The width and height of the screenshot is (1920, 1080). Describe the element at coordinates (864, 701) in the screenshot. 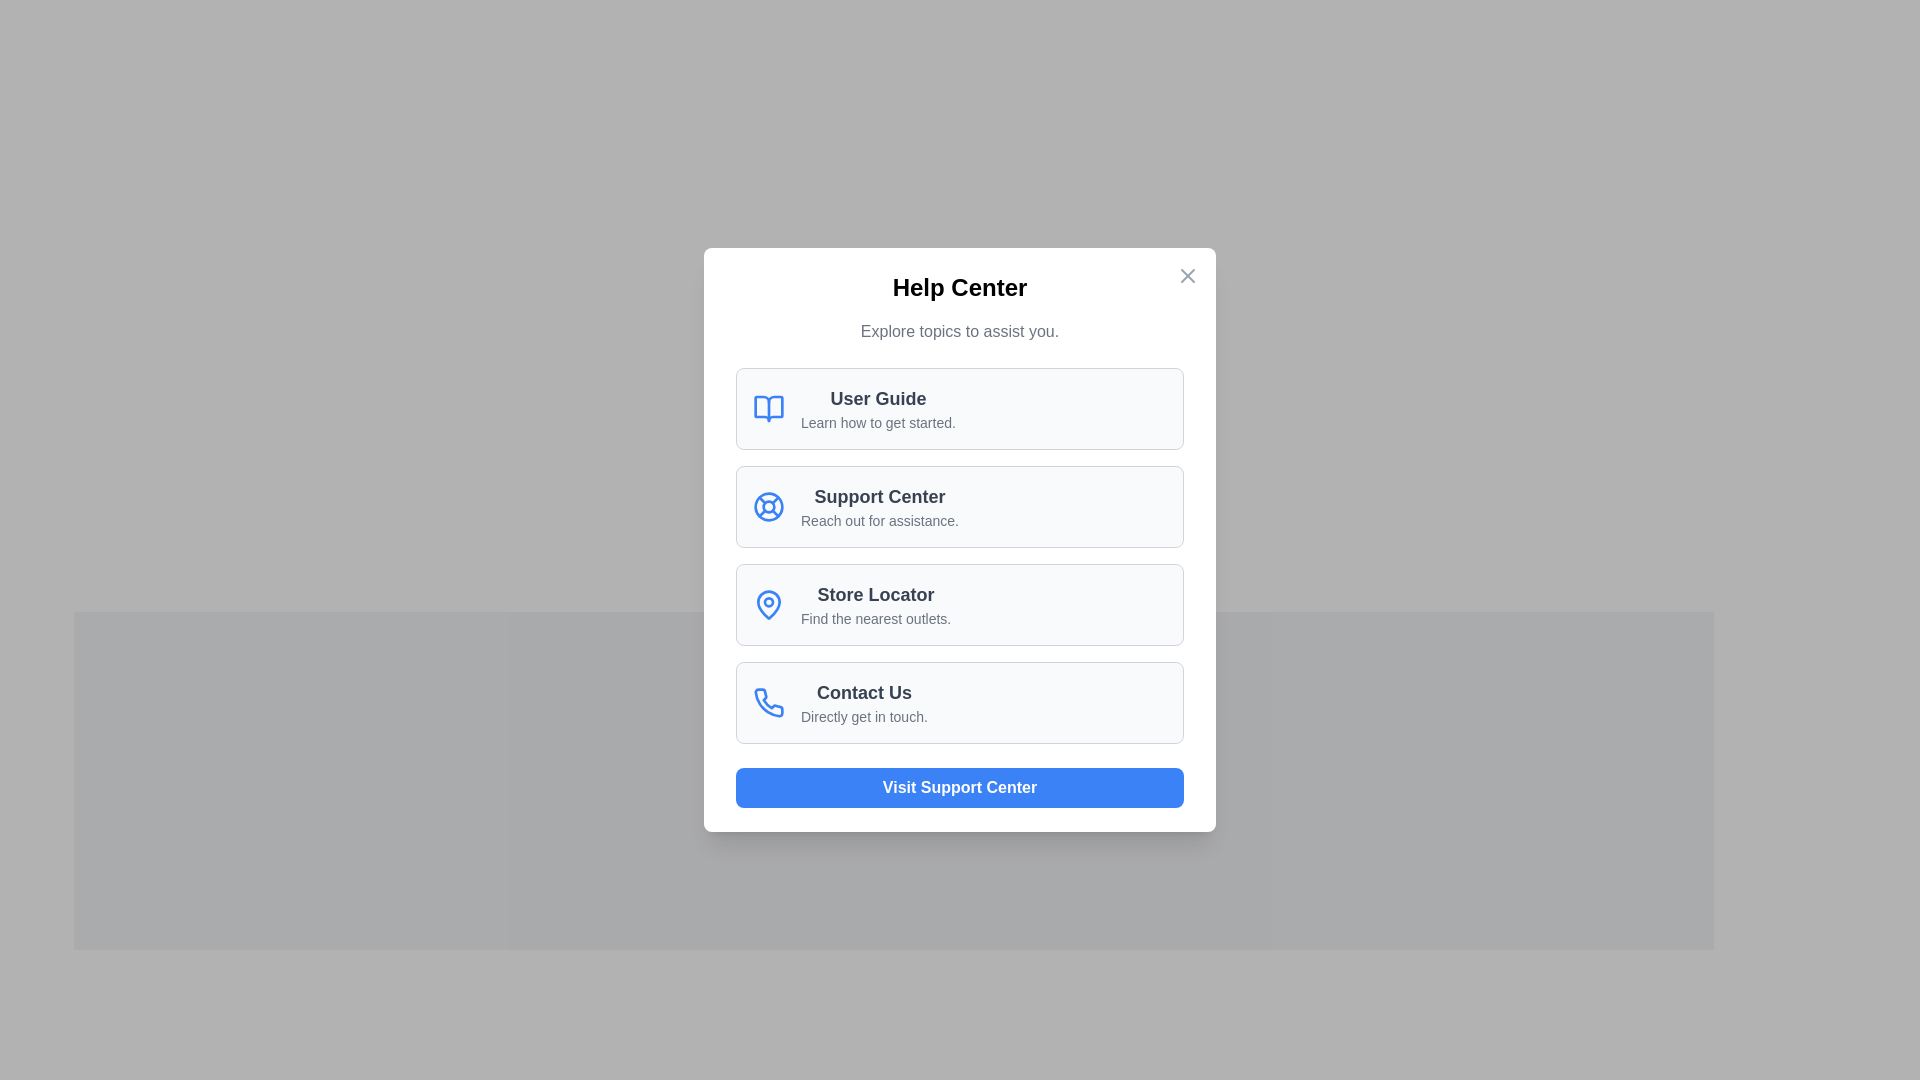

I see `text content of the informational section that provides contact information, positioned below 'Store Locator' and above the 'Visit Support Center' button` at that location.